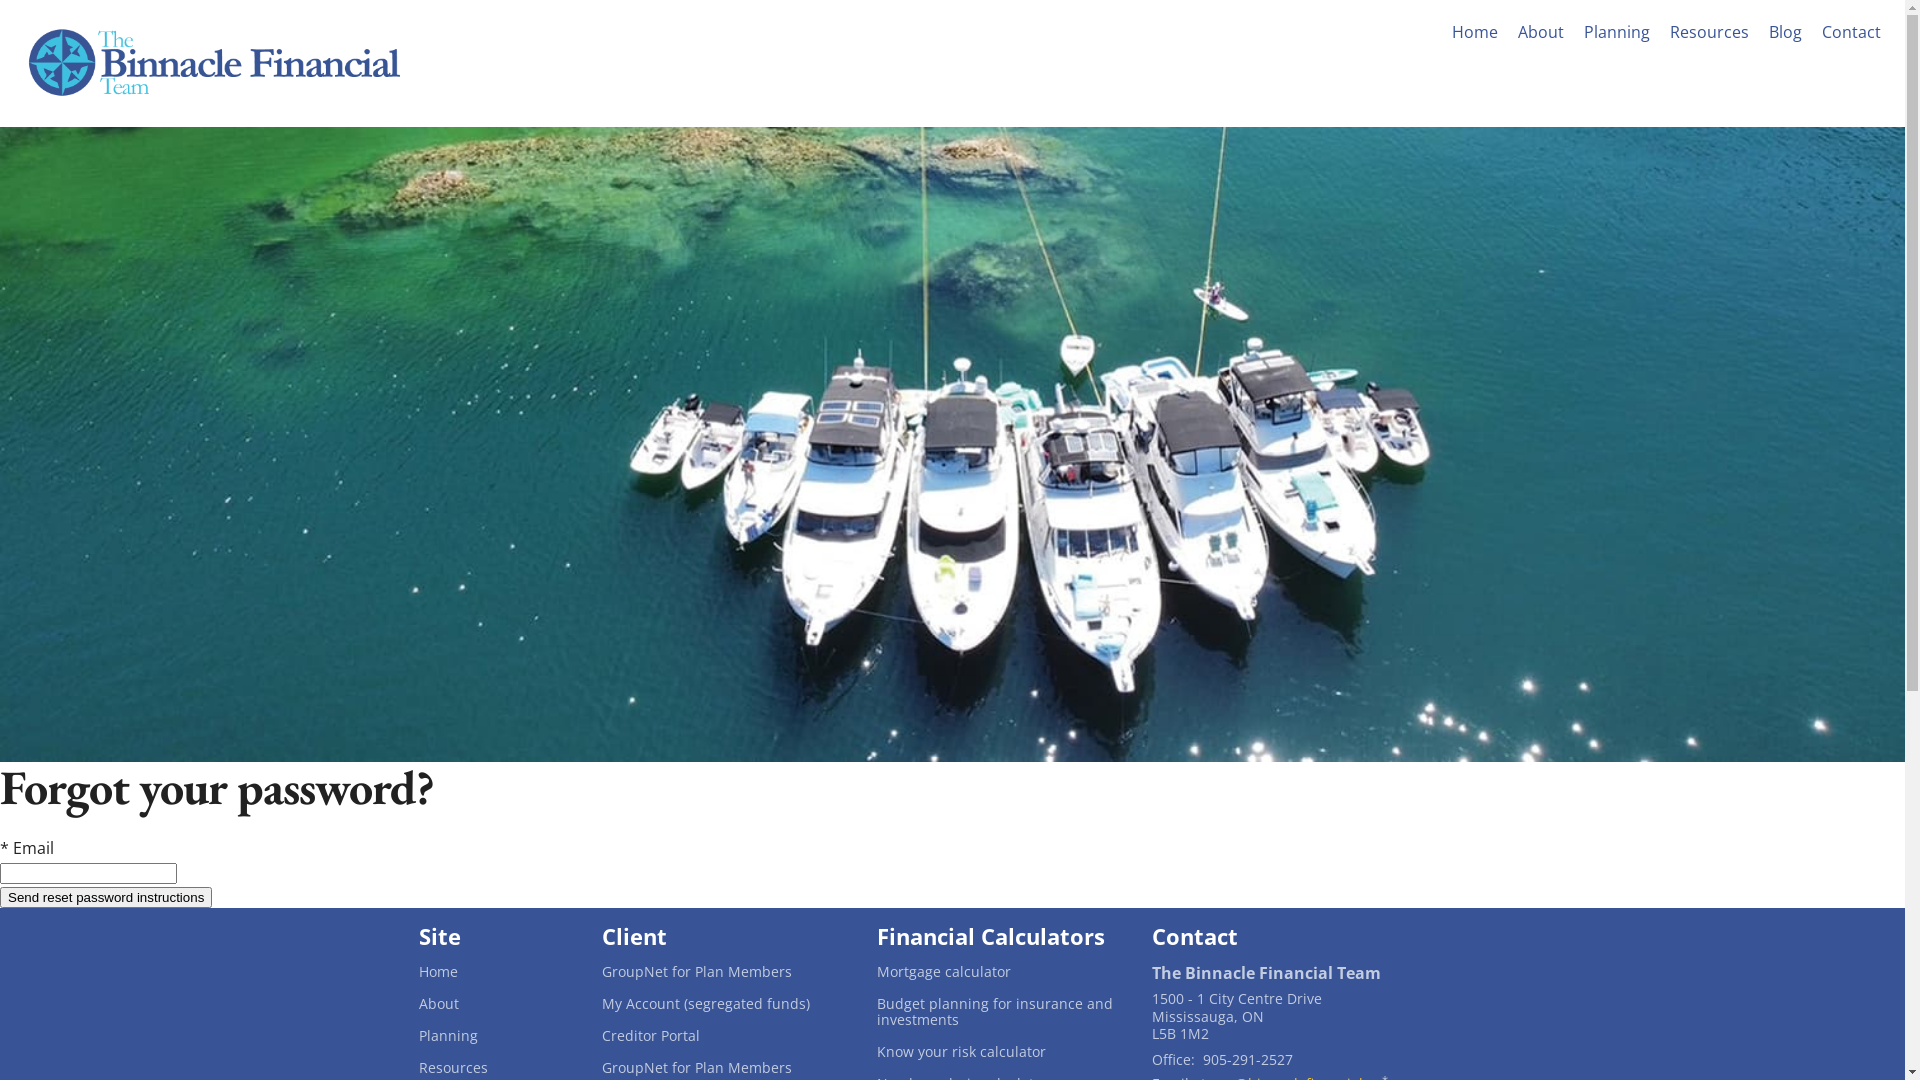  I want to click on 'GroupNet for Plan Members, so click(722, 1067).